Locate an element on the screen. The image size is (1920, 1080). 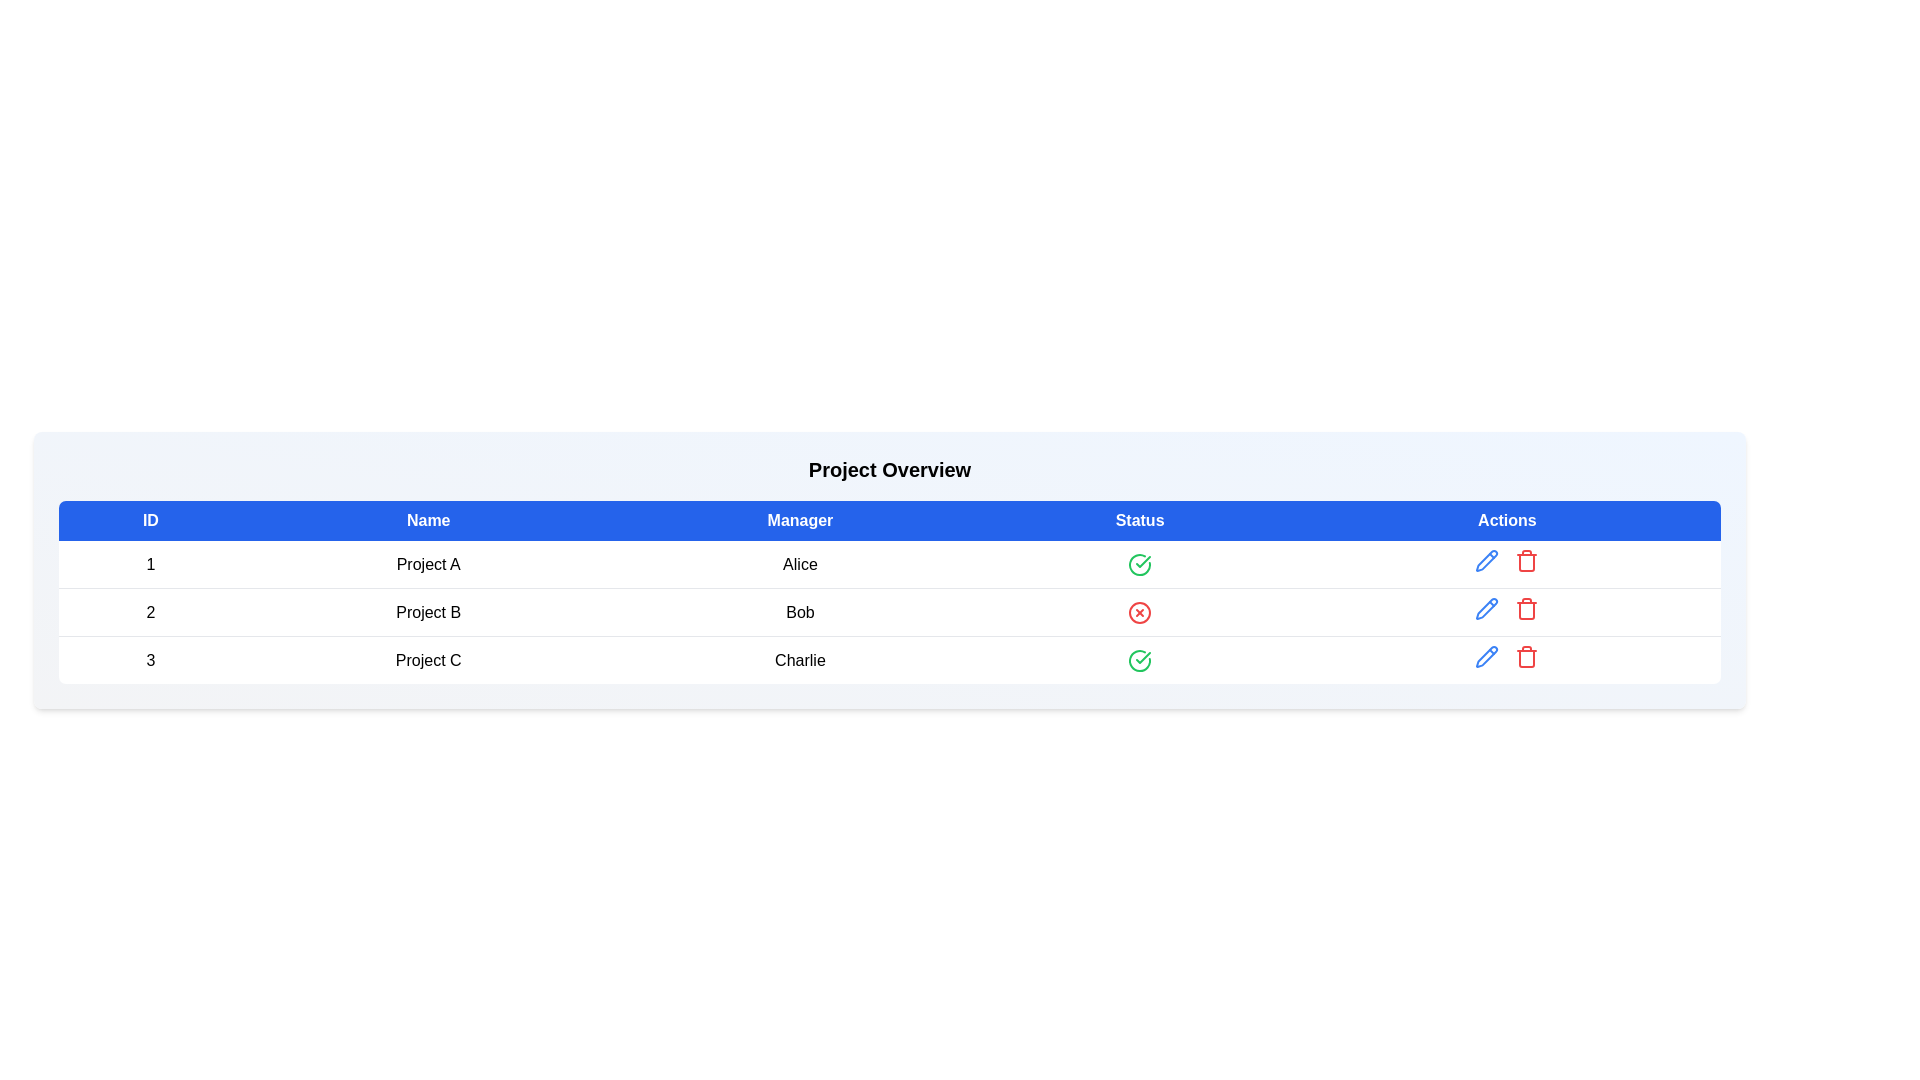
the vector-based pencil icon located in the 'Actions' column for 'Project B' to initiate the edit function is located at coordinates (1487, 656).